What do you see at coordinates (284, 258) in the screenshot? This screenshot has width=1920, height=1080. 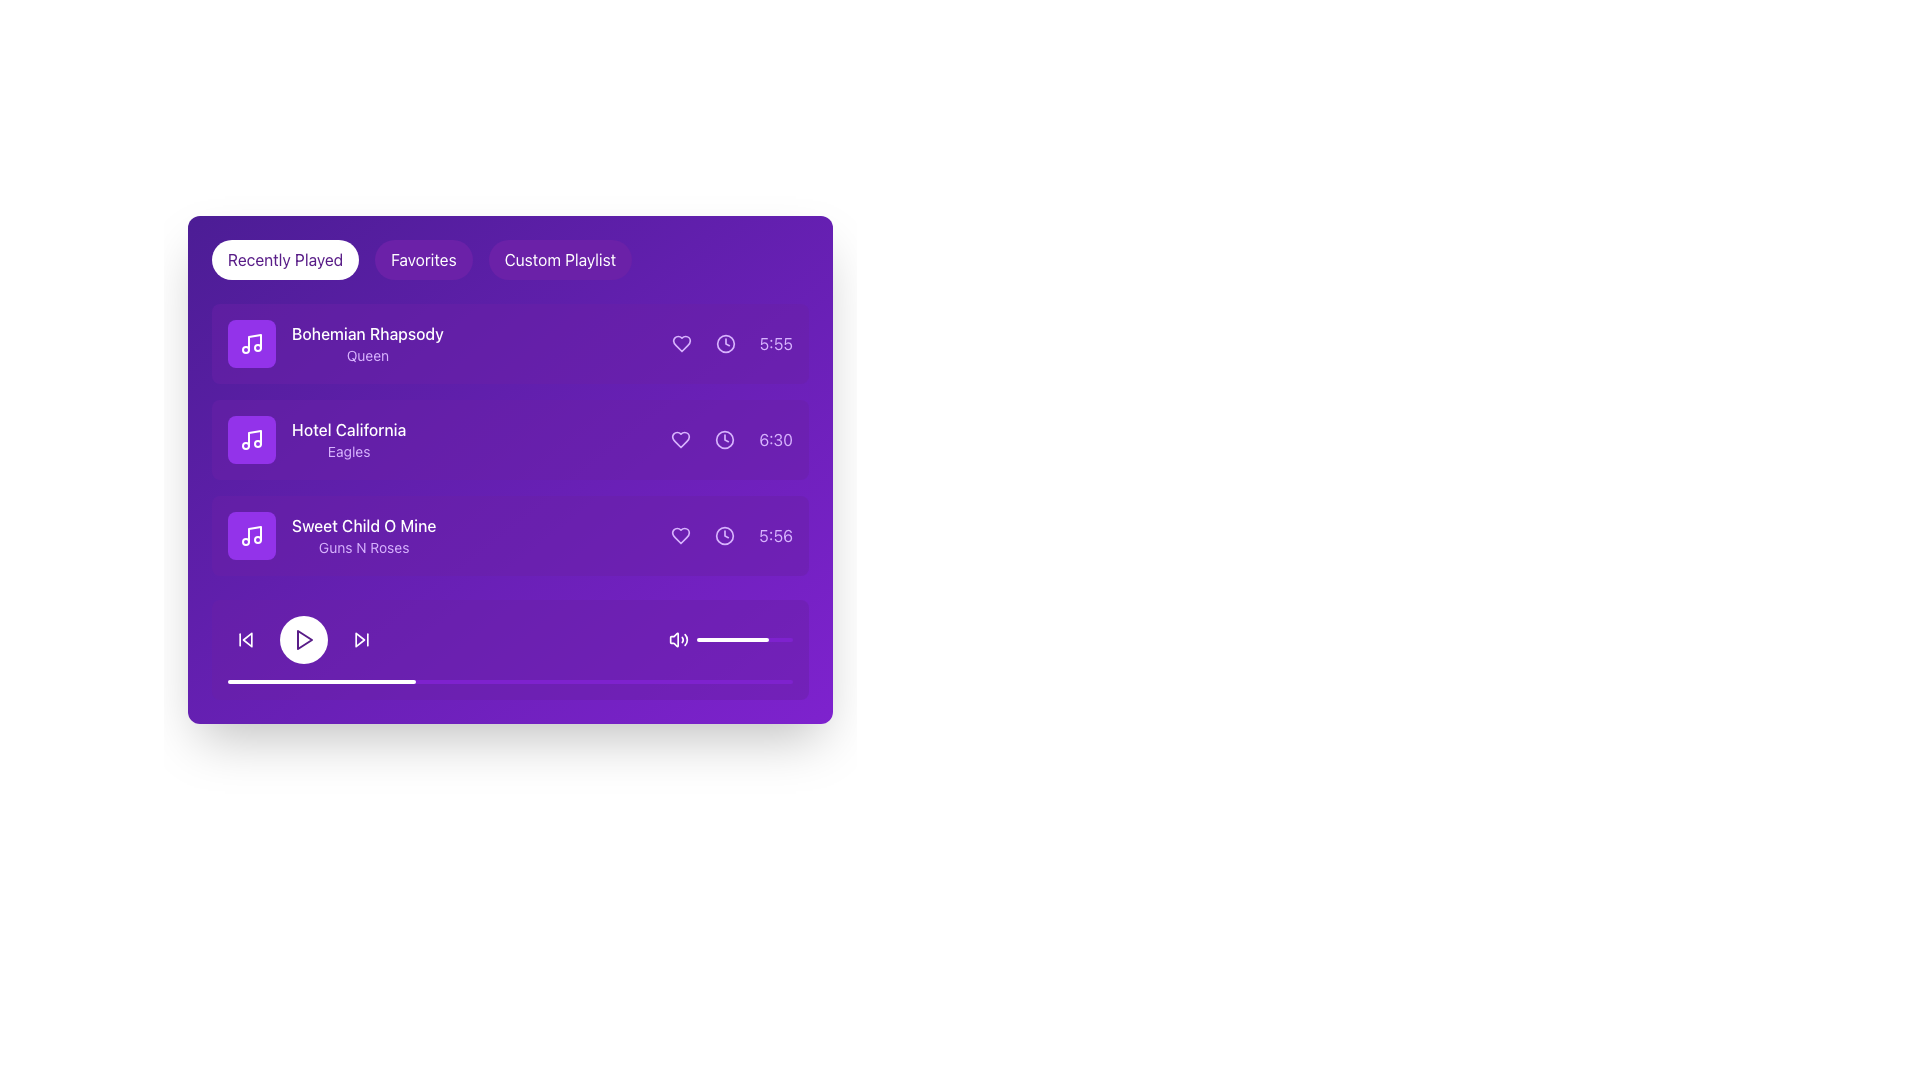 I see `the 'Recently Played' button located in the top-left section of the purple card interface` at bounding box center [284, 258].